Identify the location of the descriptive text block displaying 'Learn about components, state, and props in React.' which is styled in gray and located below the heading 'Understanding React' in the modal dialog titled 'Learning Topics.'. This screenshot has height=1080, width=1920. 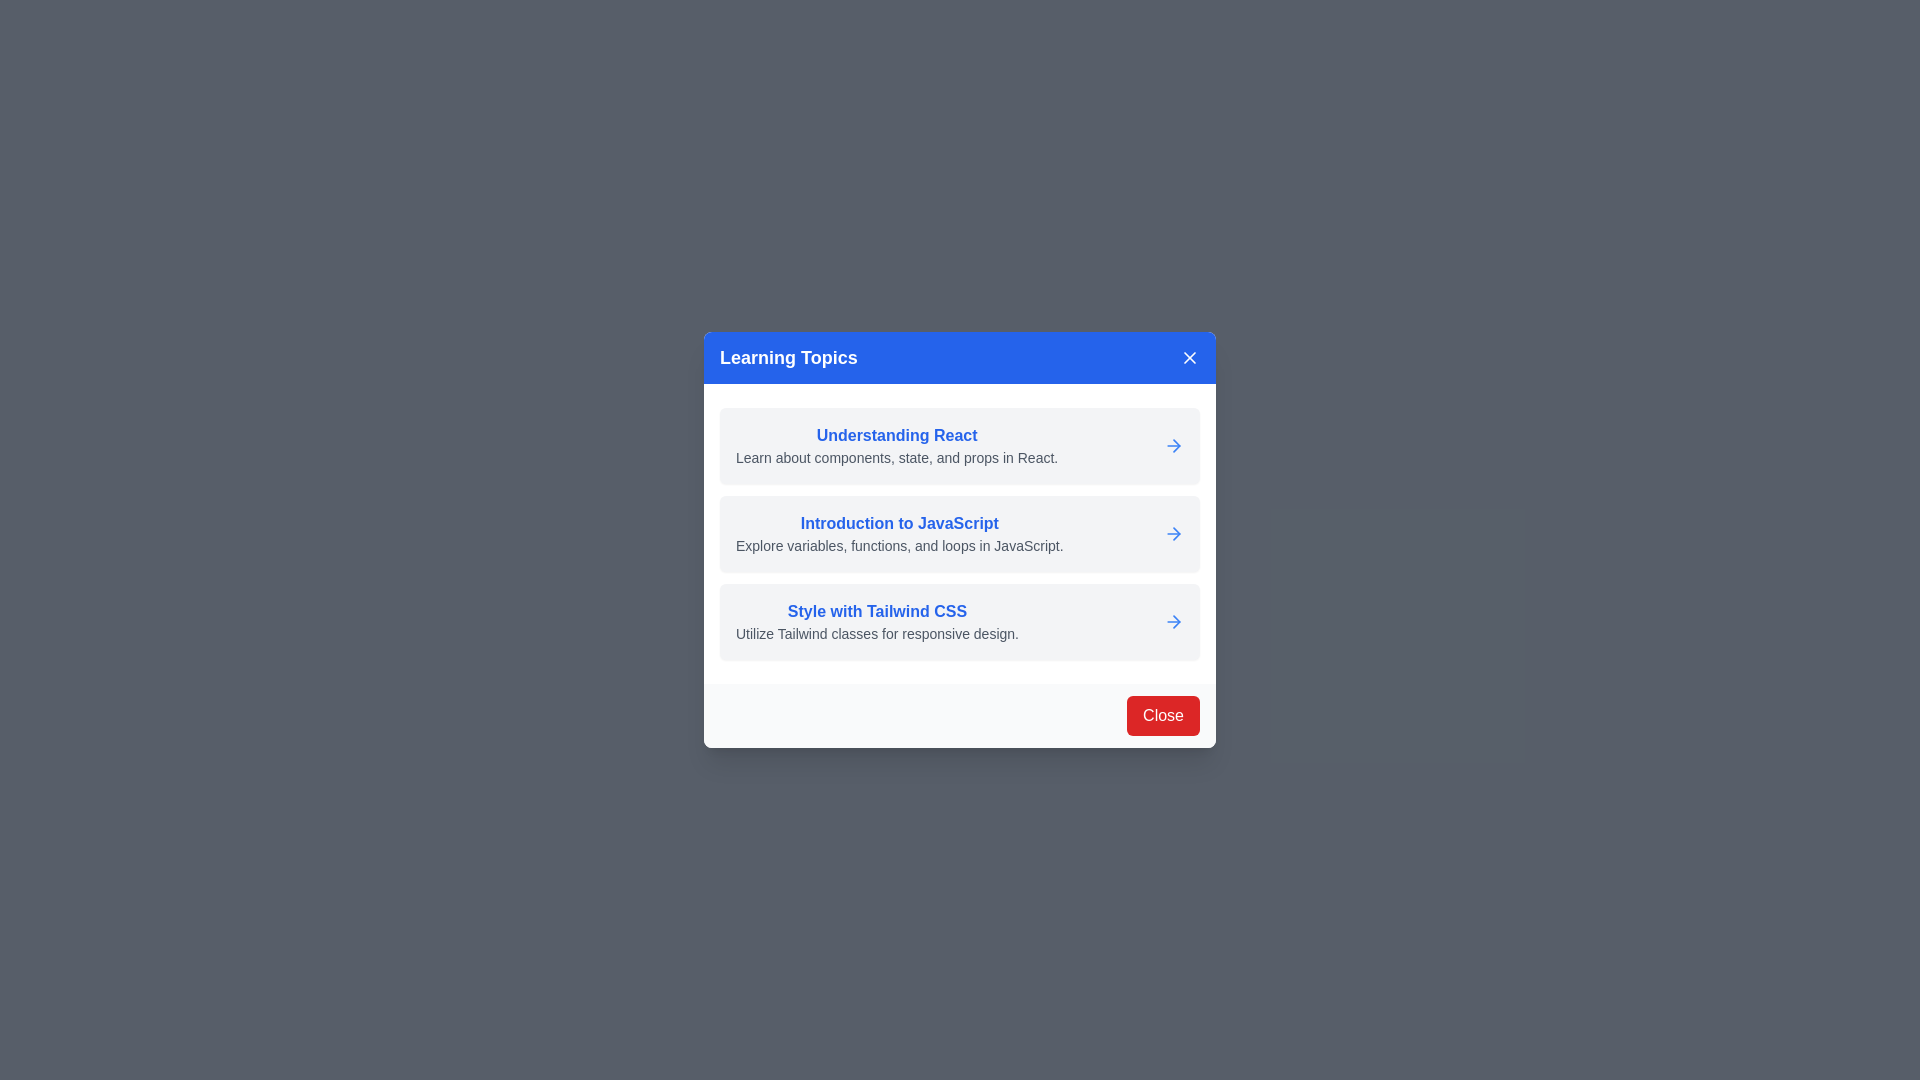
(896, 458).